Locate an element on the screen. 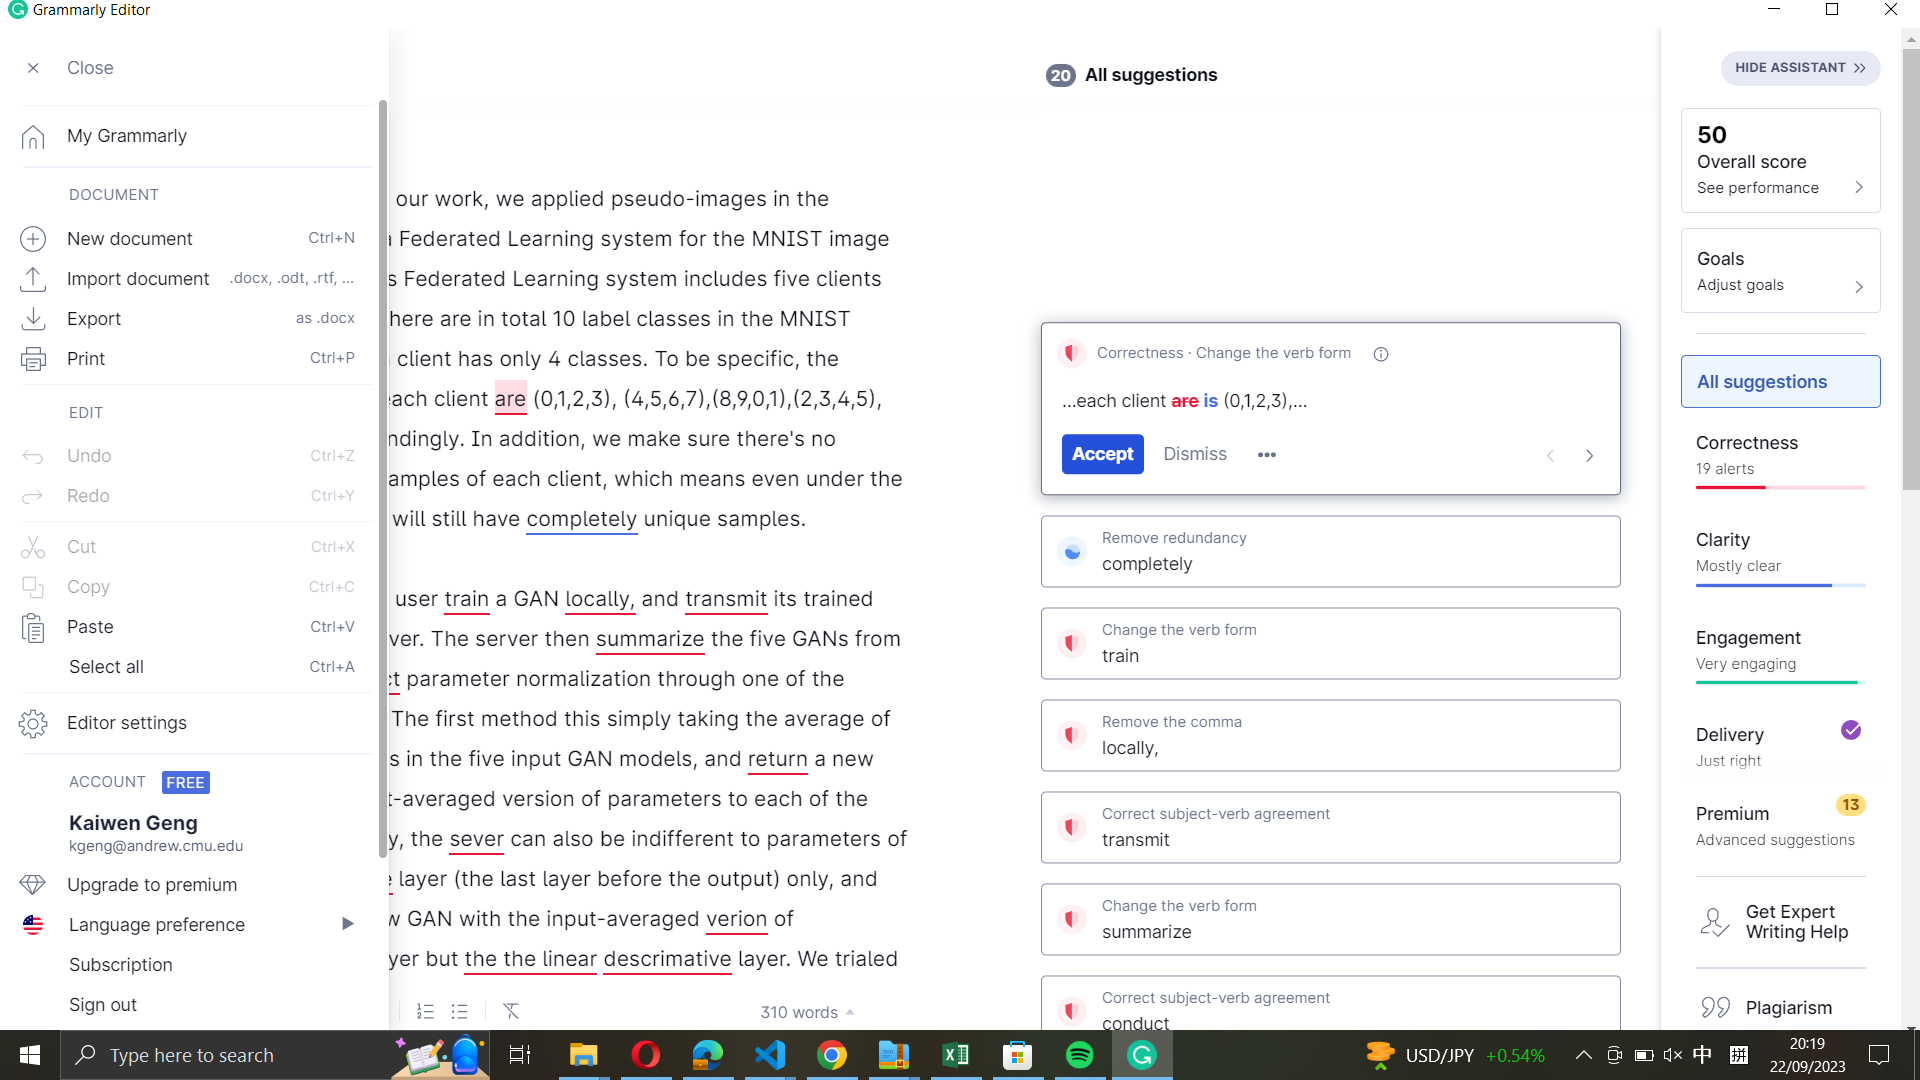  Redirect to the starting page is located at coordinates (187, 134).